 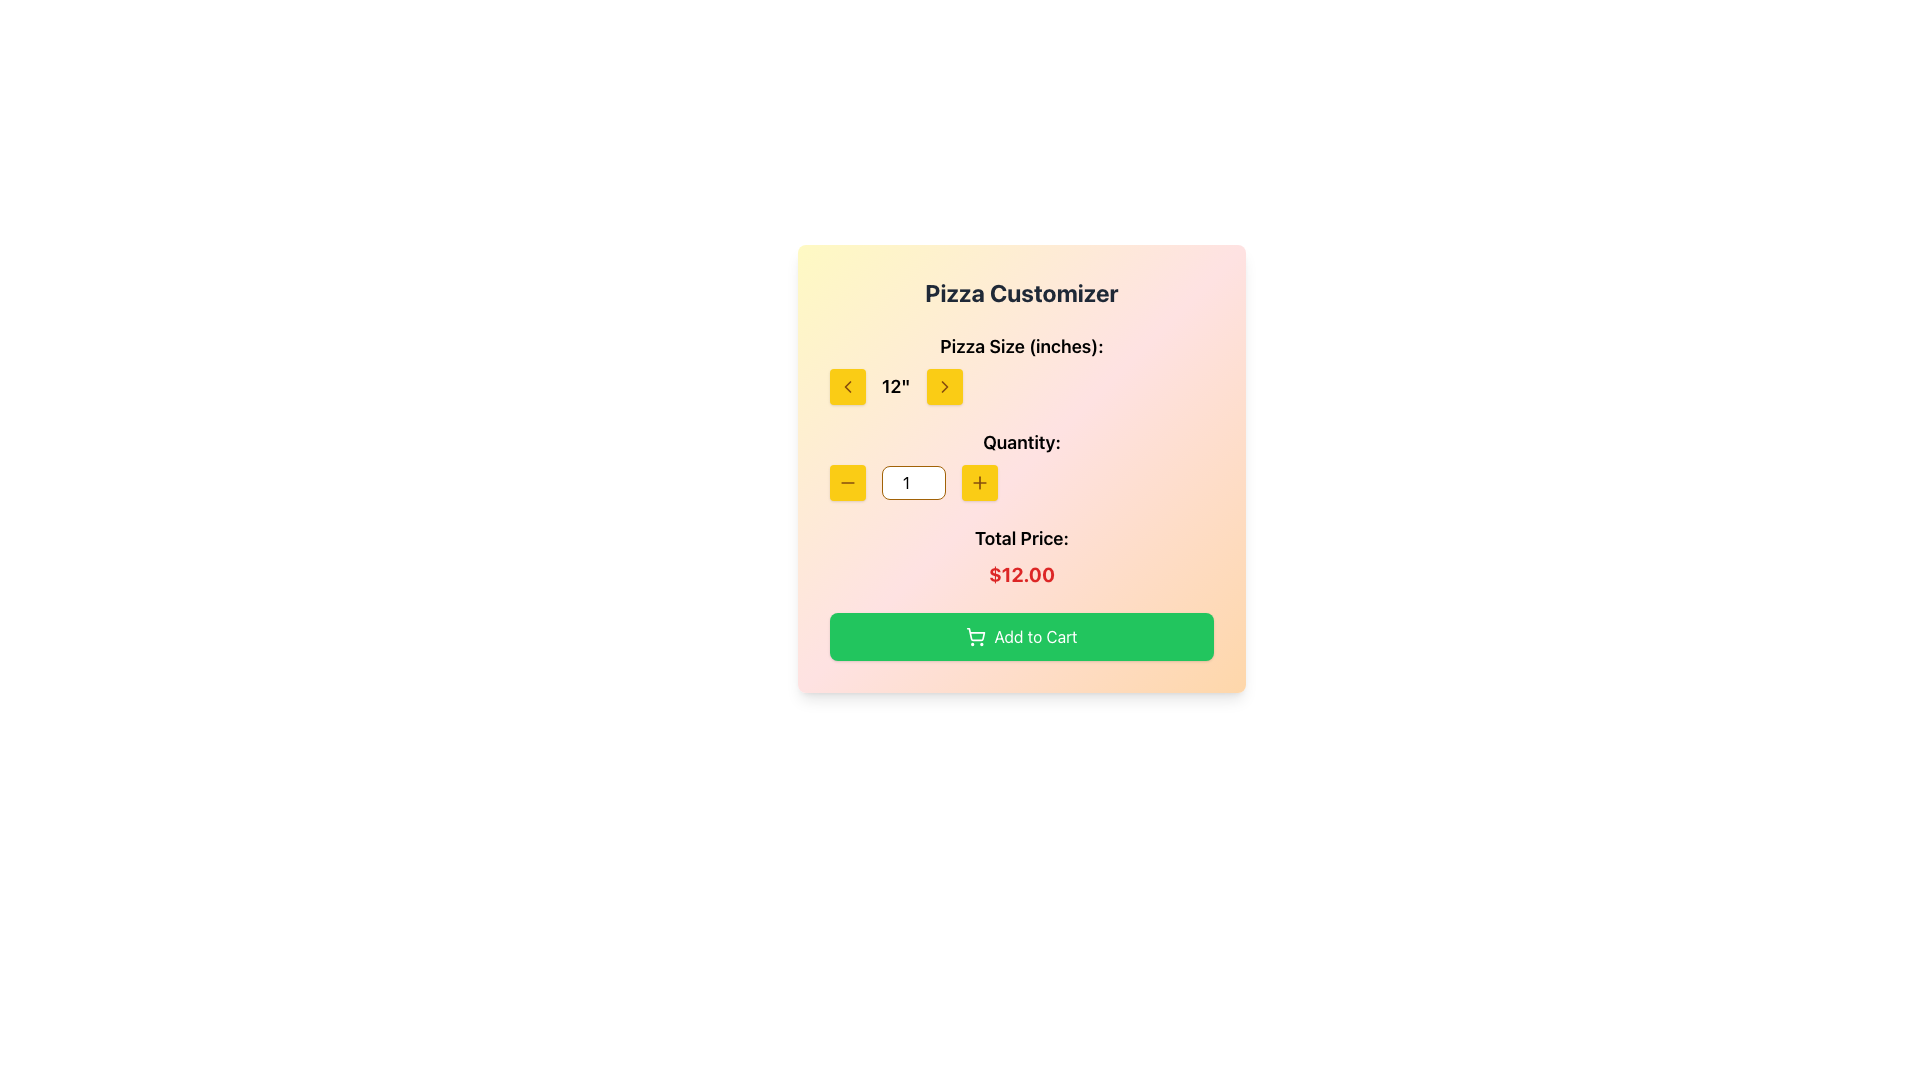 I want to click on the yellow plus sign button with rounded edges, located to the right of the numerical input box in the Quantity section, so click(x=979, y=482).